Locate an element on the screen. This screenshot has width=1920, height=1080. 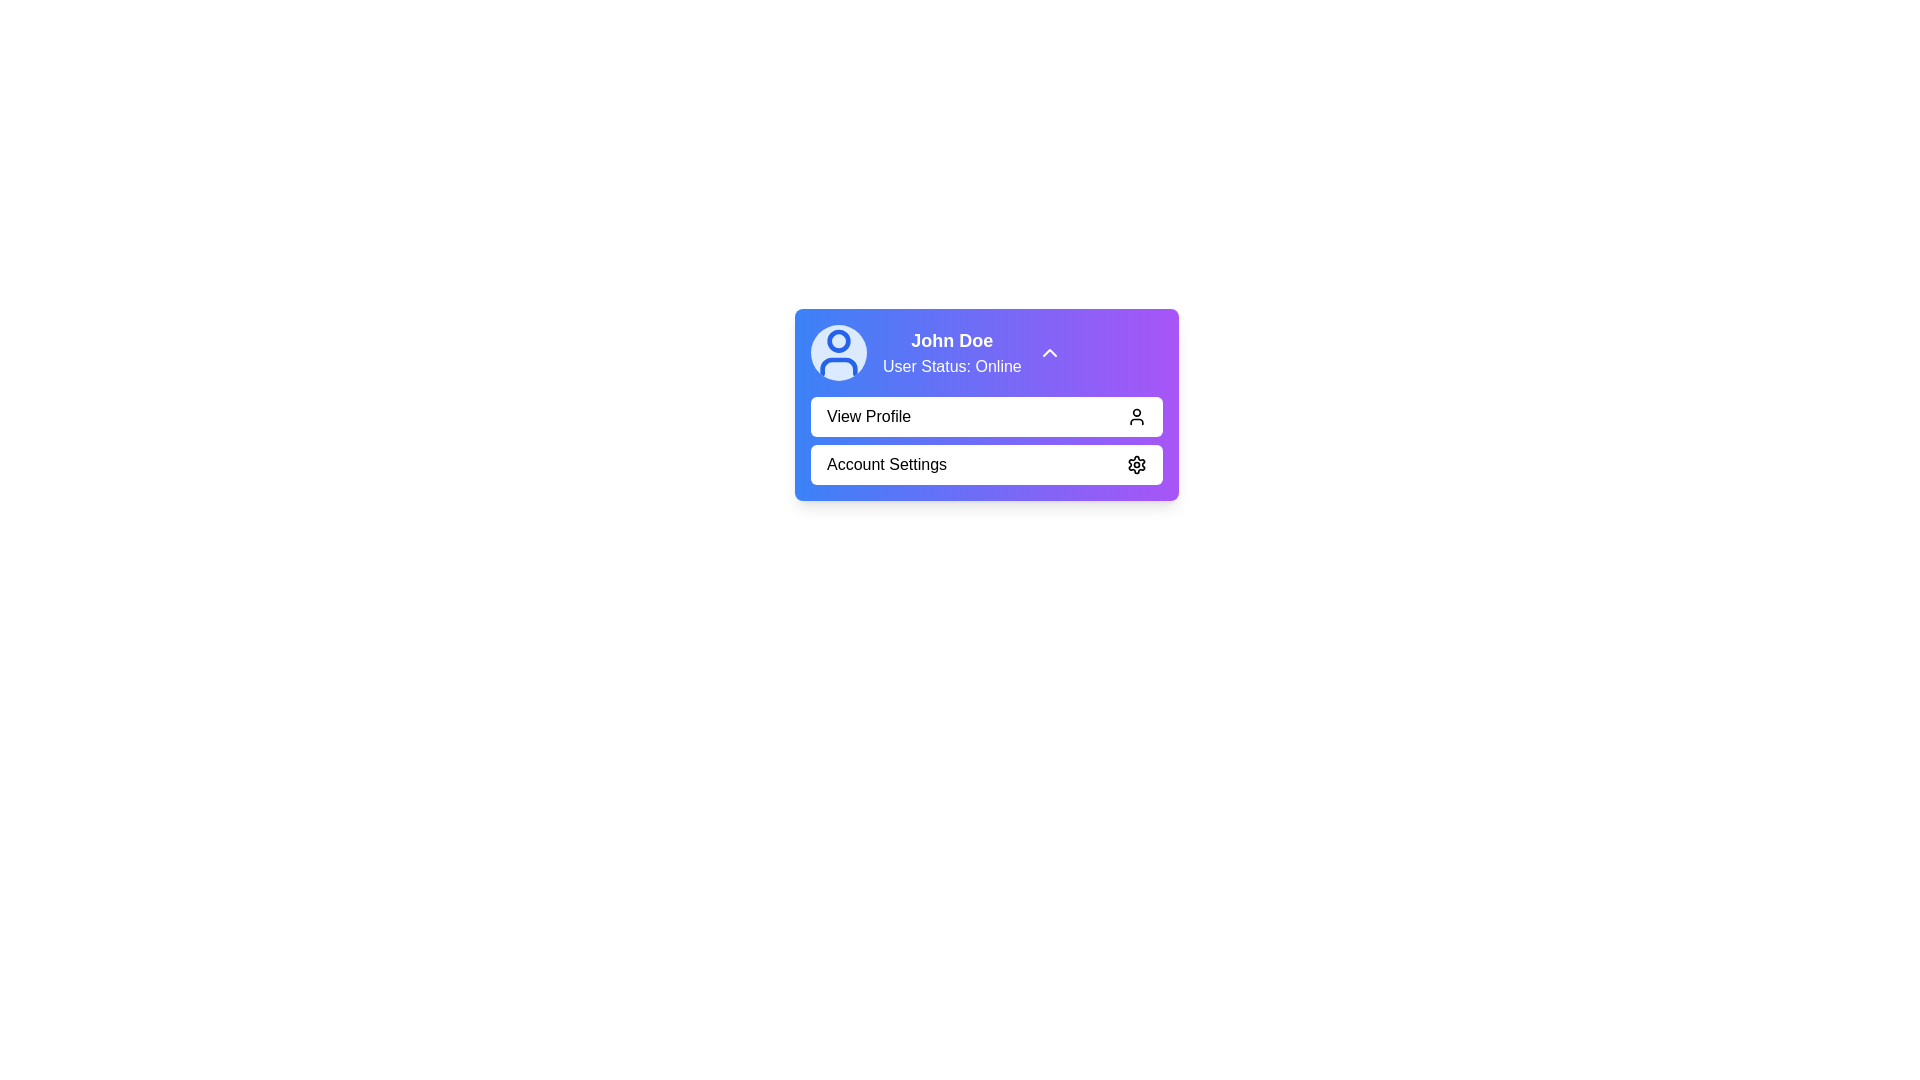
the Text Label that indicates the user's status as 'Online', located beneath 'John Doe' within the user details card is located at coordinates (951, 366).